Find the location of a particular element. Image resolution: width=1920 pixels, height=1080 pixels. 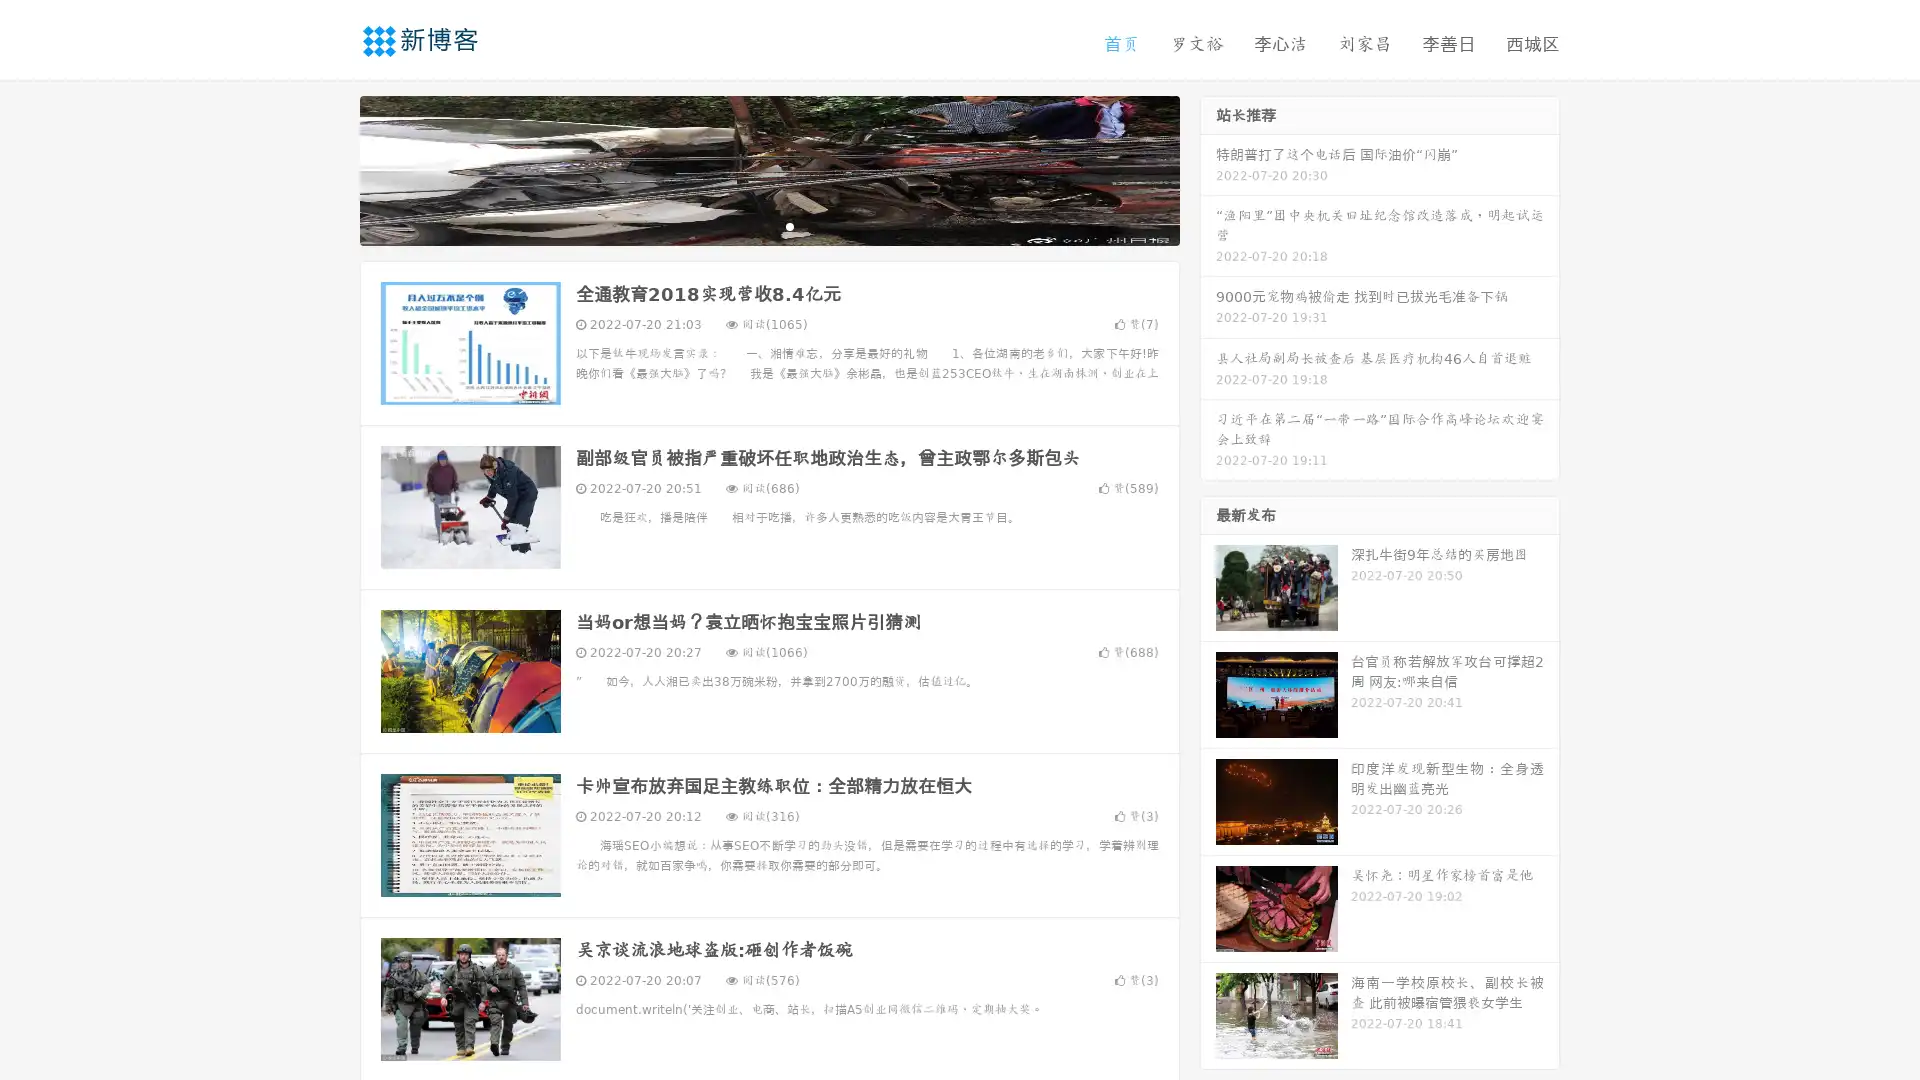

Go to slide 3 is located at coordinates (789, 225).